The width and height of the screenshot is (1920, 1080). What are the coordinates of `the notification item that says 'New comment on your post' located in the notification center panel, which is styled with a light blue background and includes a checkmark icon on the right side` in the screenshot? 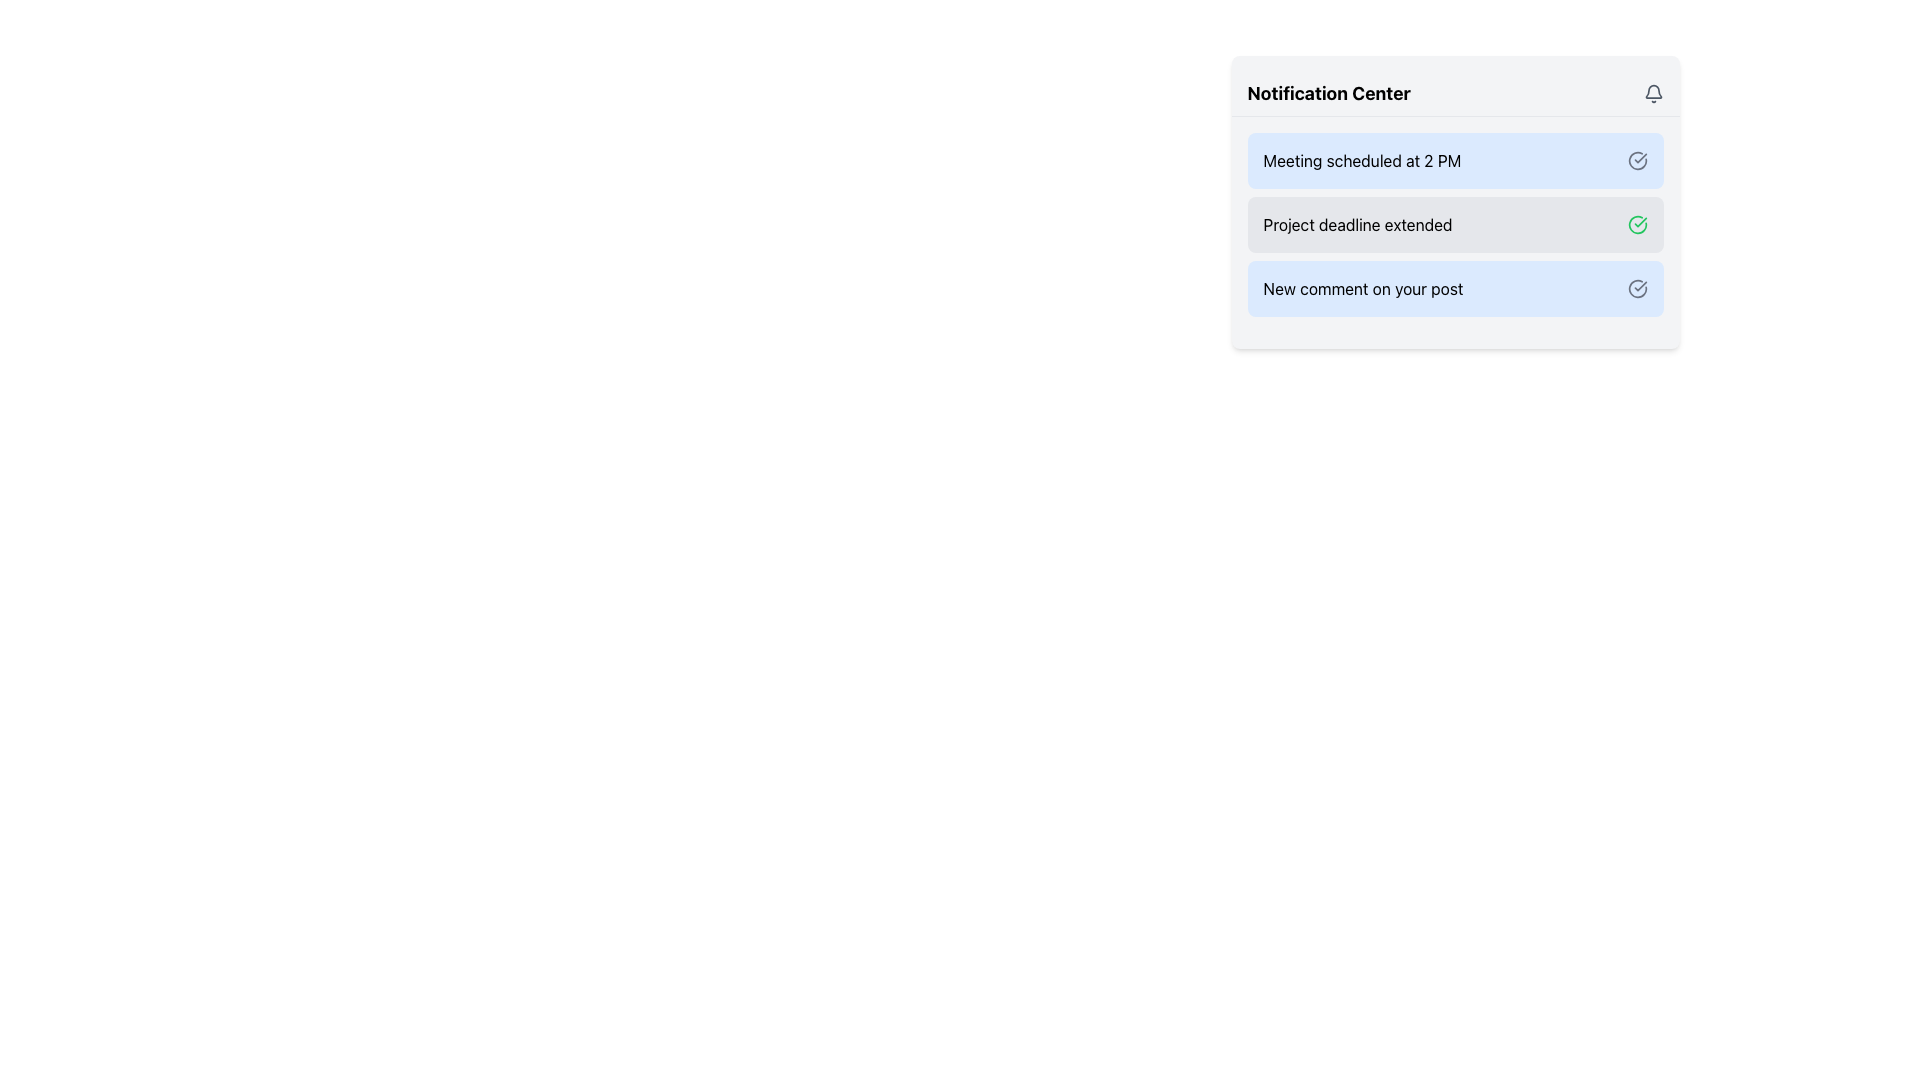 It's located at (1455, 289).